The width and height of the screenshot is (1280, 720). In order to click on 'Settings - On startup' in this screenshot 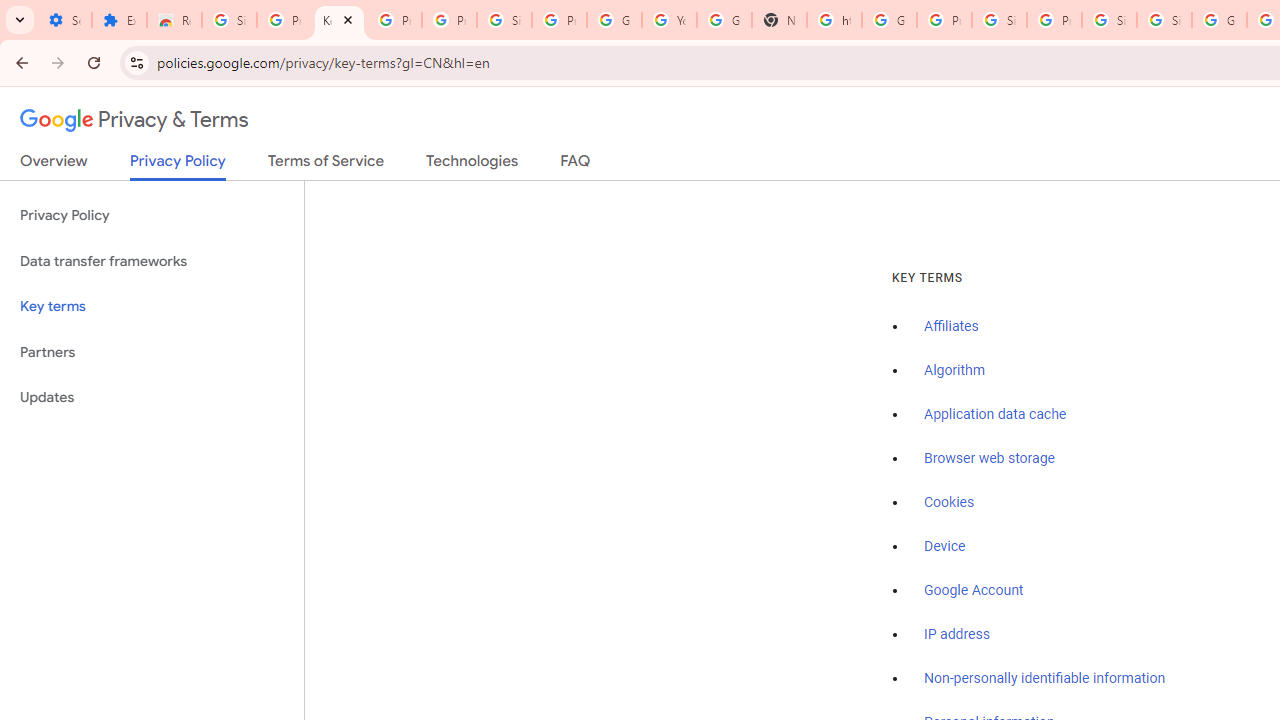, I will do `click(64, 20)`.